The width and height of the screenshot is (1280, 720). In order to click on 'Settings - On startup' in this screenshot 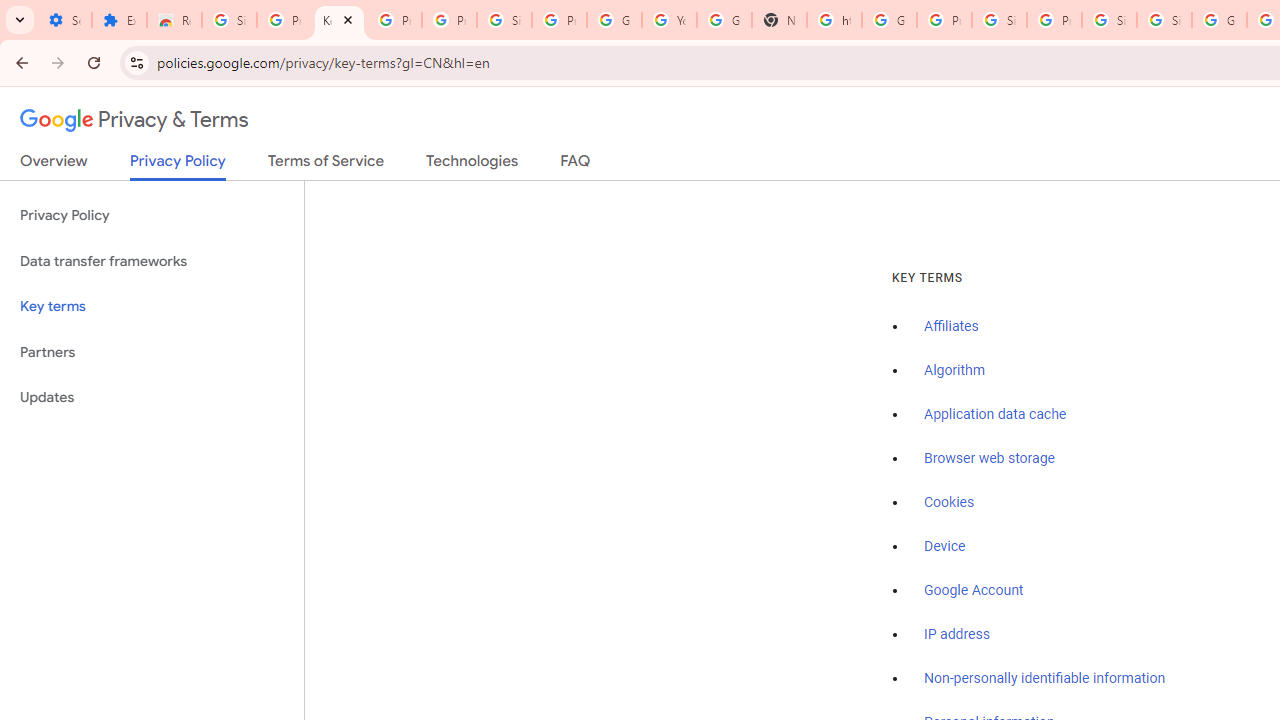, I will do `click(64, 20)`.